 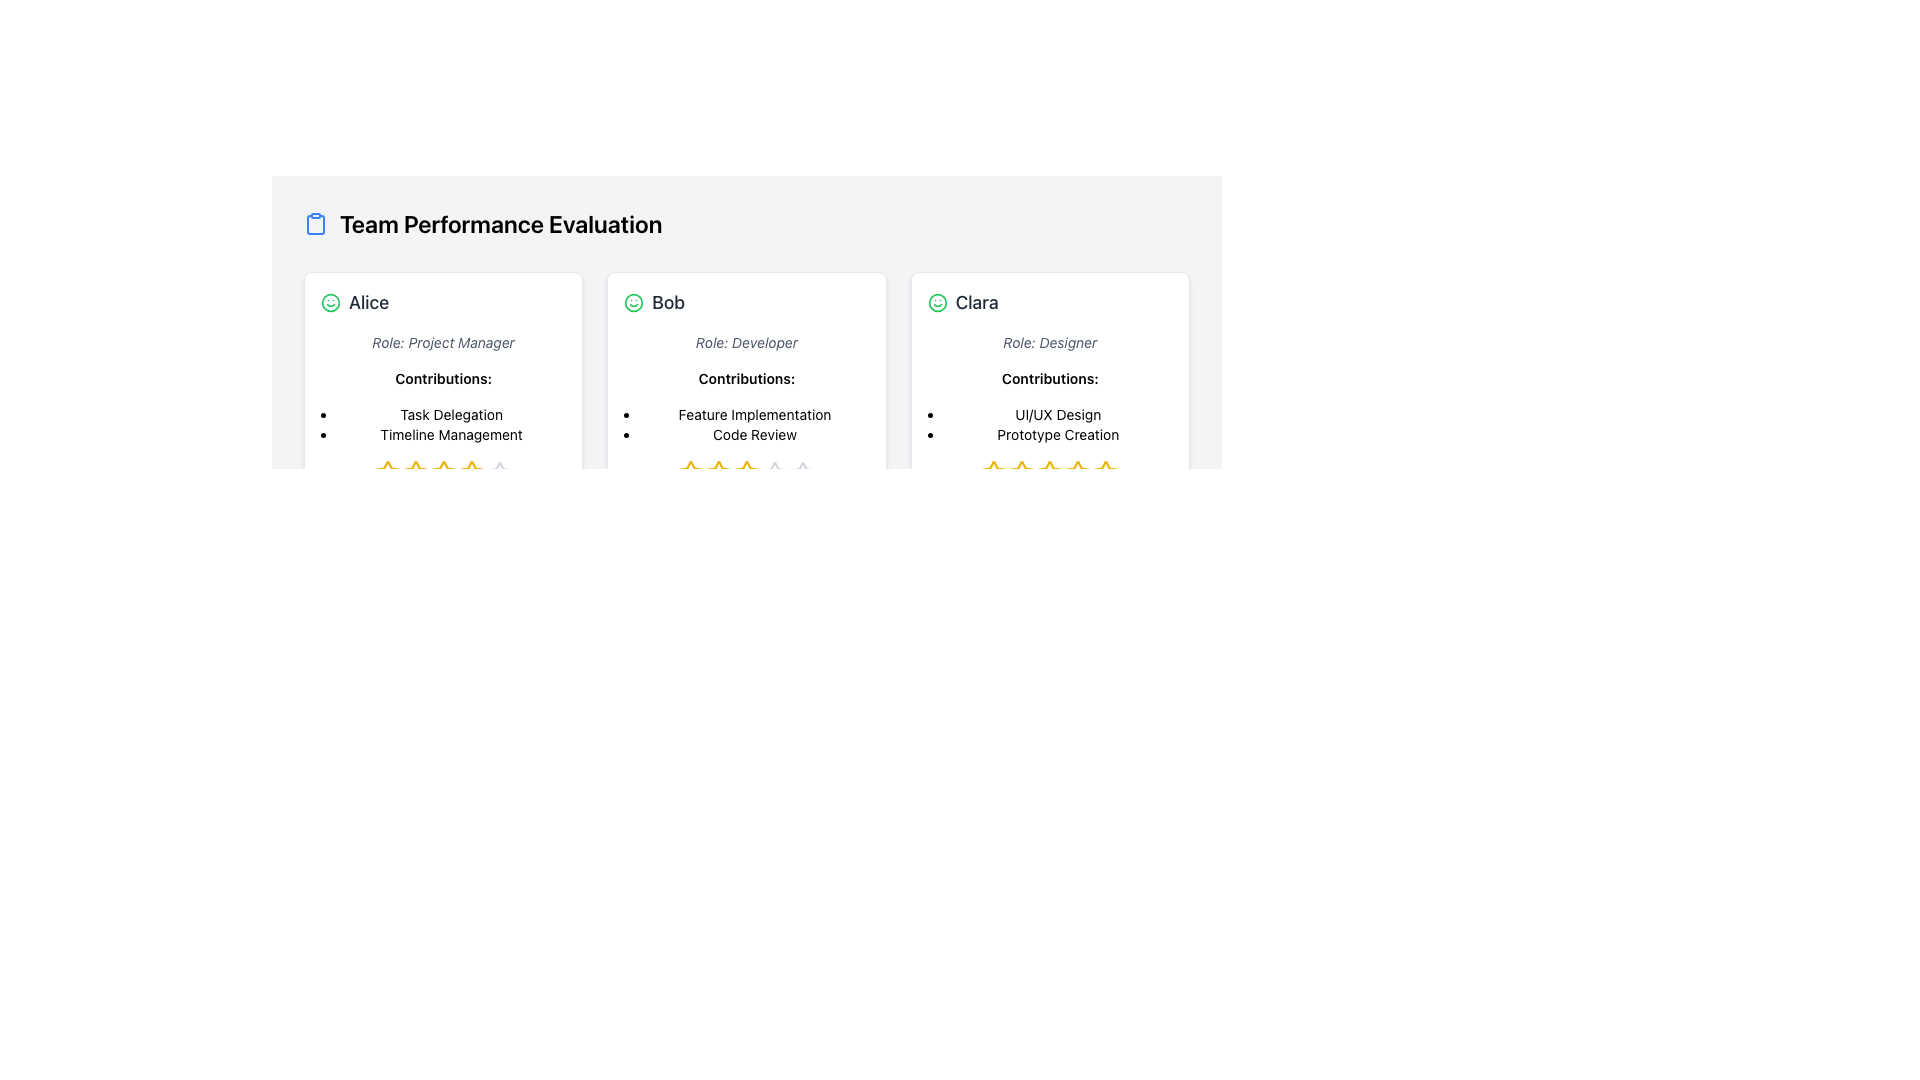 I want to click on the highlighted star icon in the 'Clara' section of the 'Team Performance Evaluation' application, so click(x=994, y=472).